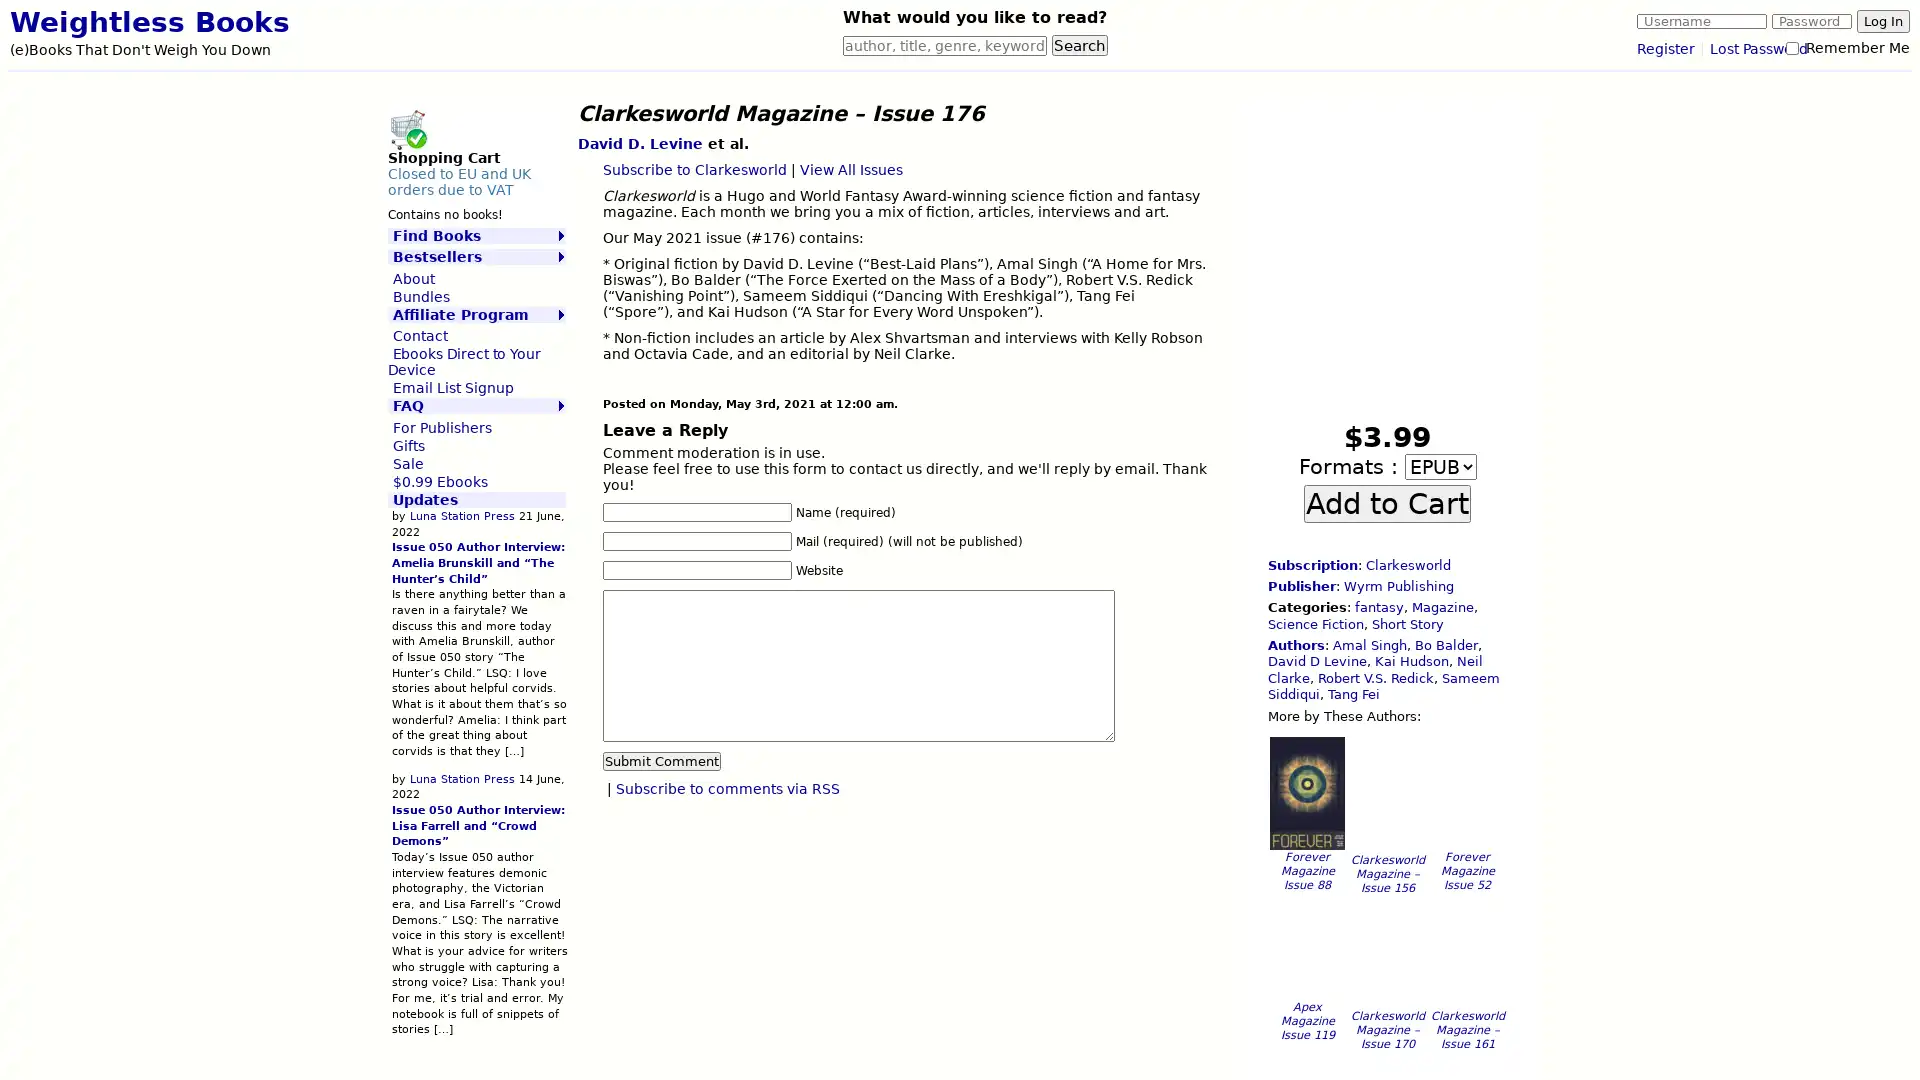 The image size is (1920, 1080). What do you see at coordinates (406, 128) in the screenshot?
I see `Shopping Cart` at bounding box center [406, 128].